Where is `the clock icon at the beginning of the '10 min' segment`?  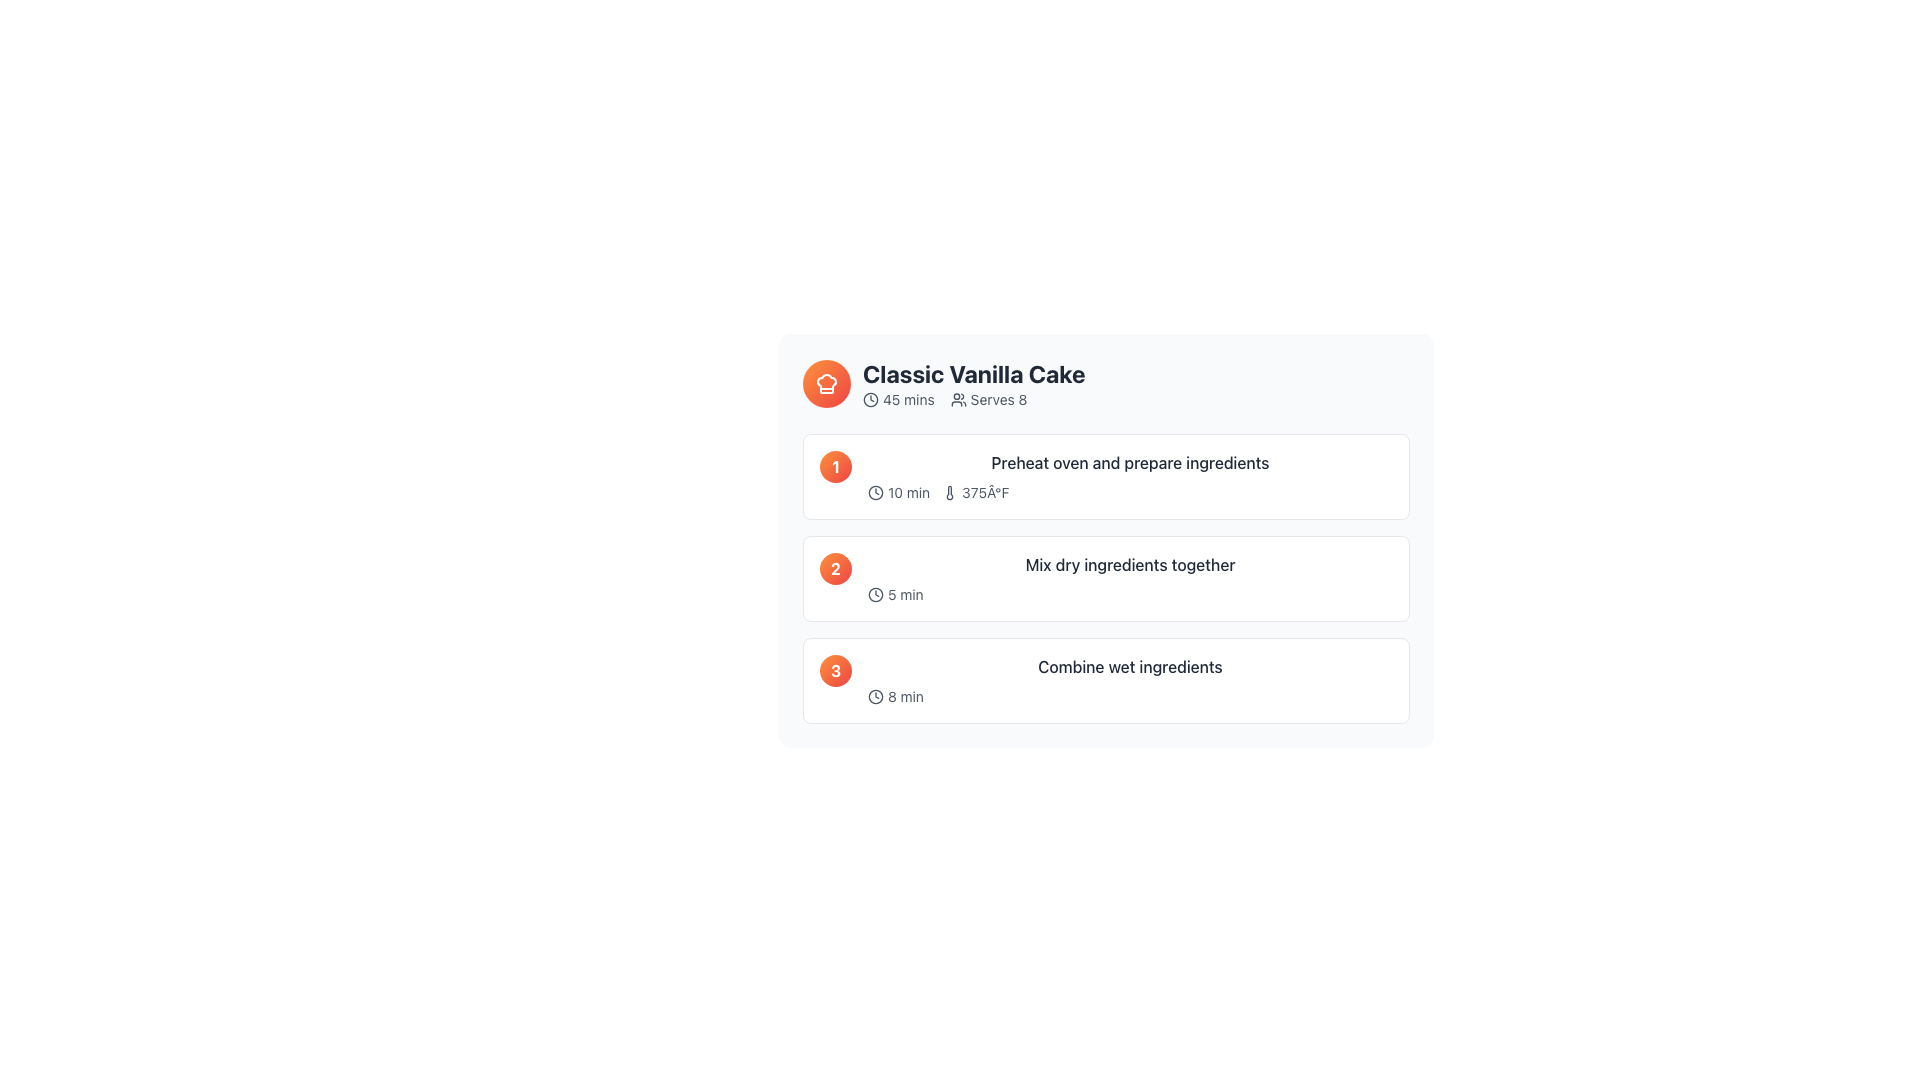 the clock icon at the beginning of the '10 min' segment is located at coordinates (875, 493).